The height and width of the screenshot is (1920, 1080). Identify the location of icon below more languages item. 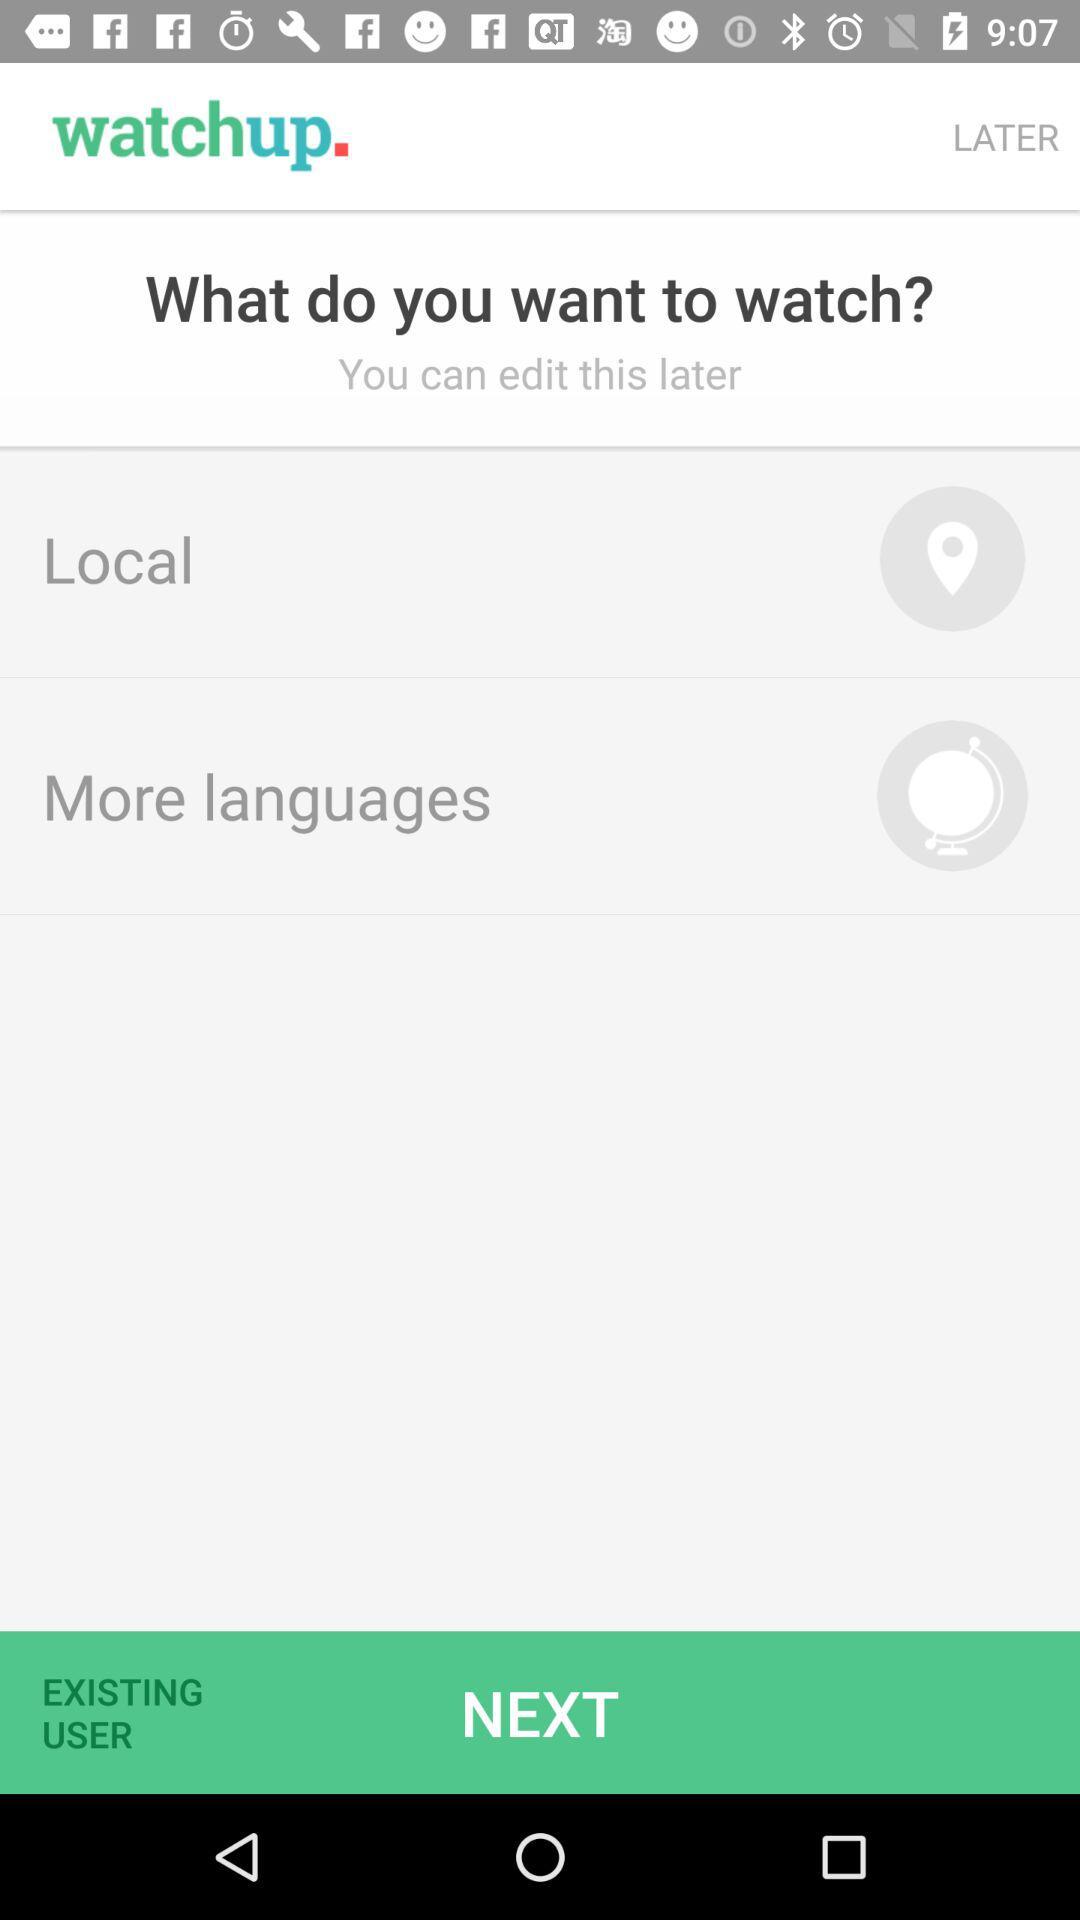
(540, 1711).